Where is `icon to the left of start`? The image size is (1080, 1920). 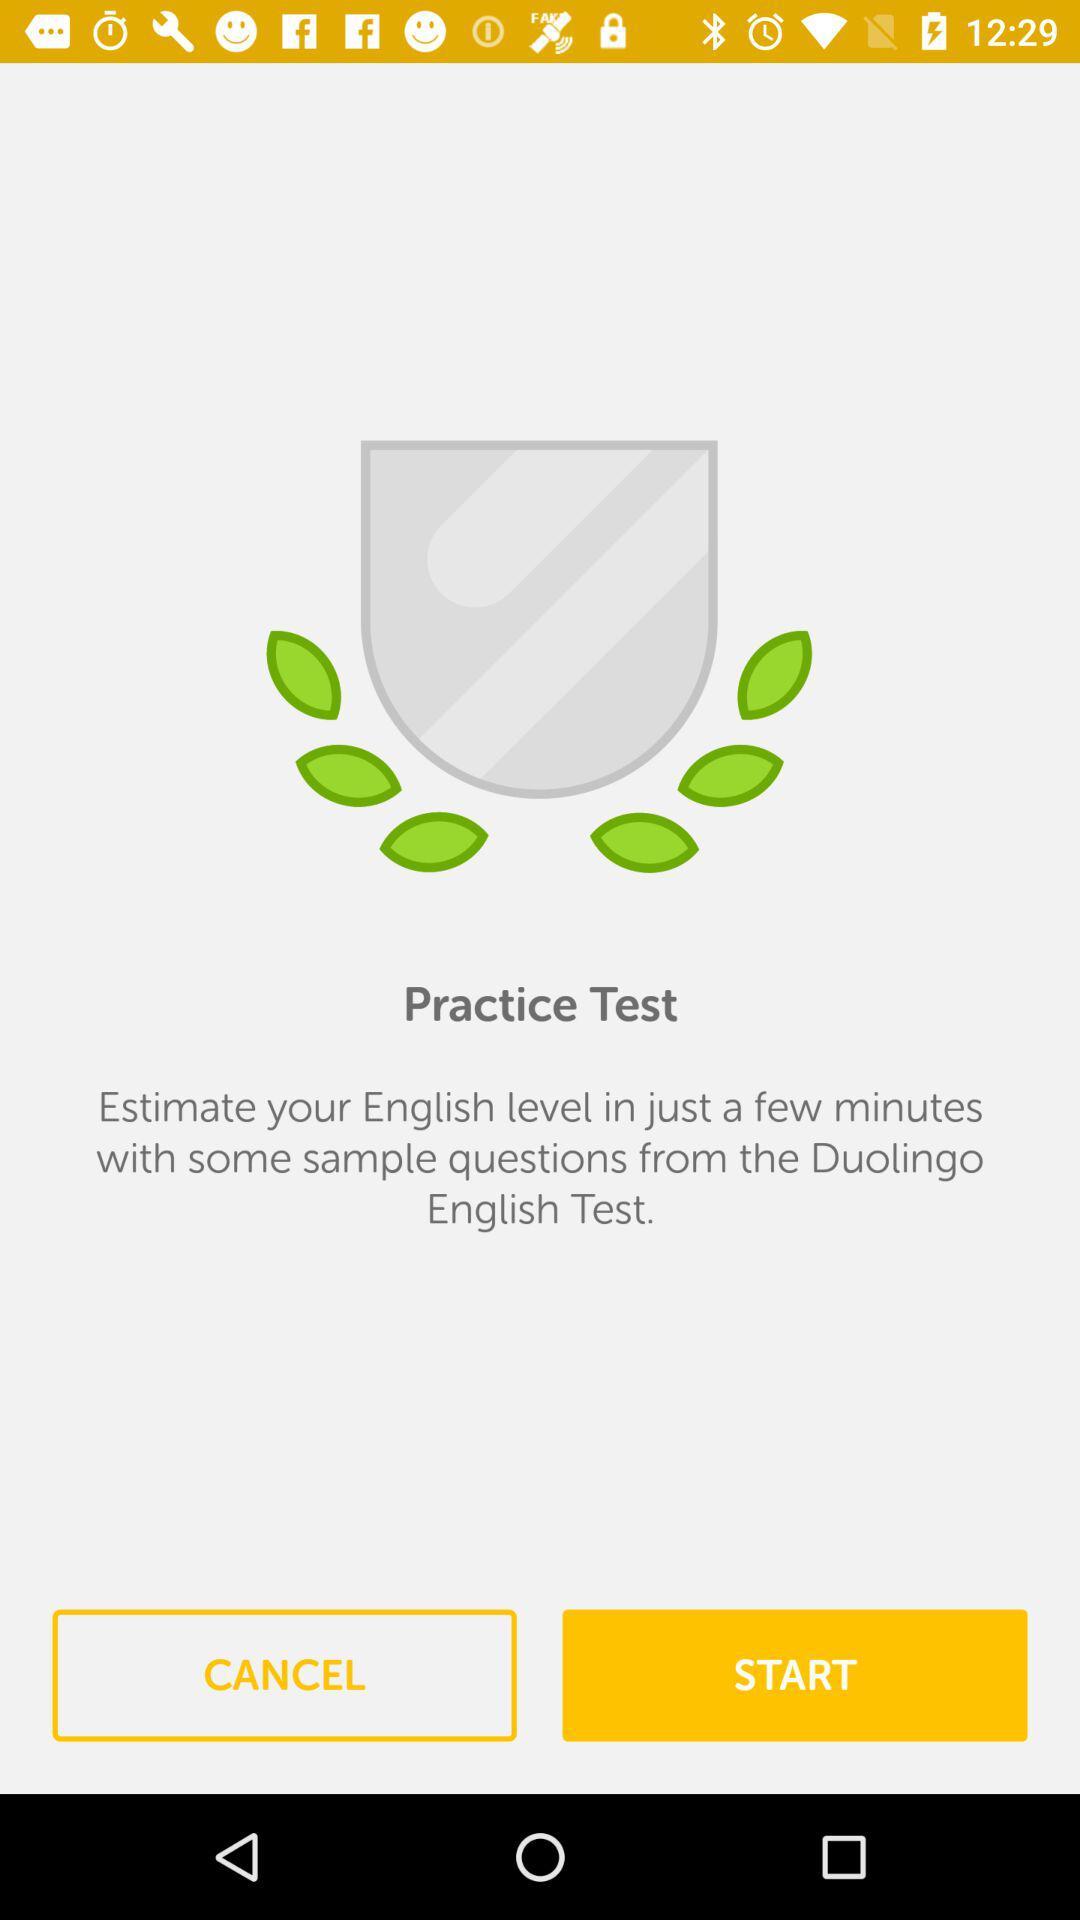 icon to the left of start is located at coordinates (284, 1675).